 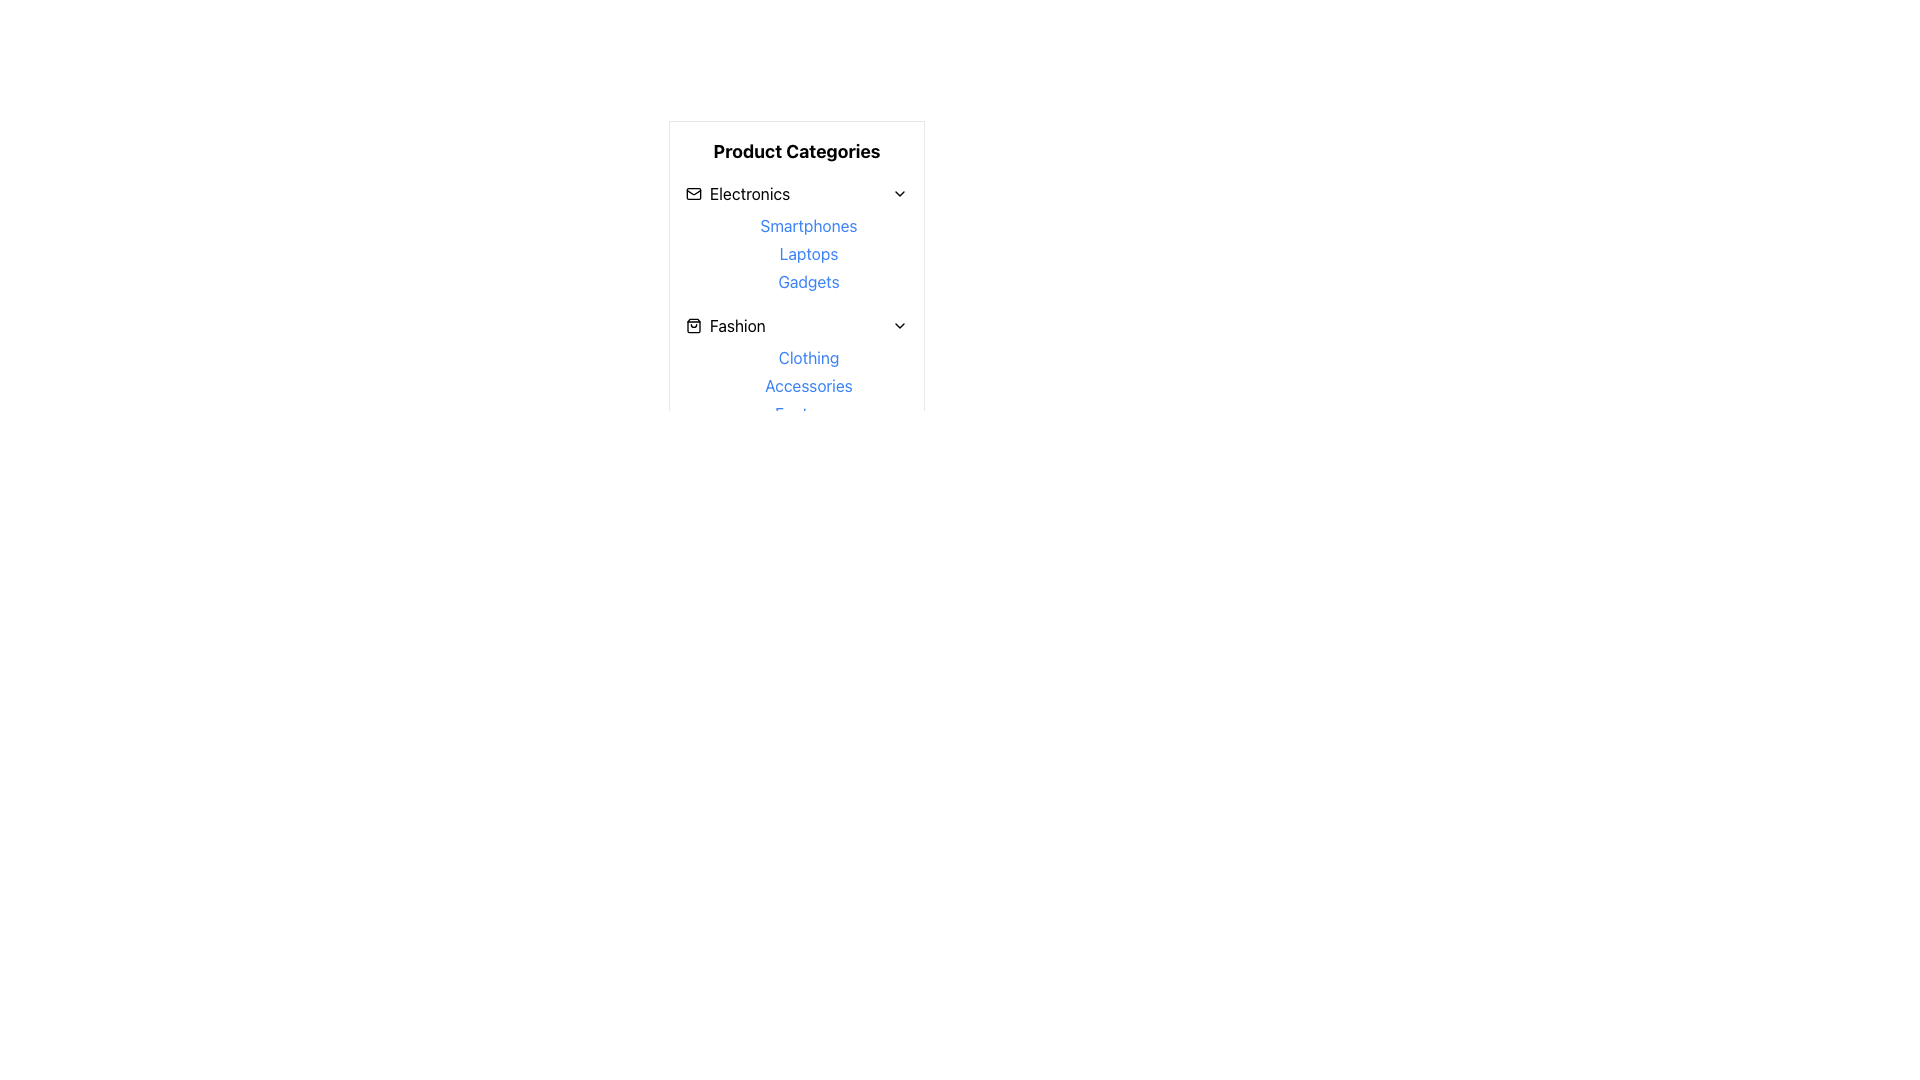 I want to click on the hyperlinked list item that serves as a navigational option for subcategories within the 'Fashion' category, located below the 'Electronics' category in the expanded submenu under 'Product Categories', so click(x=809, y=385).